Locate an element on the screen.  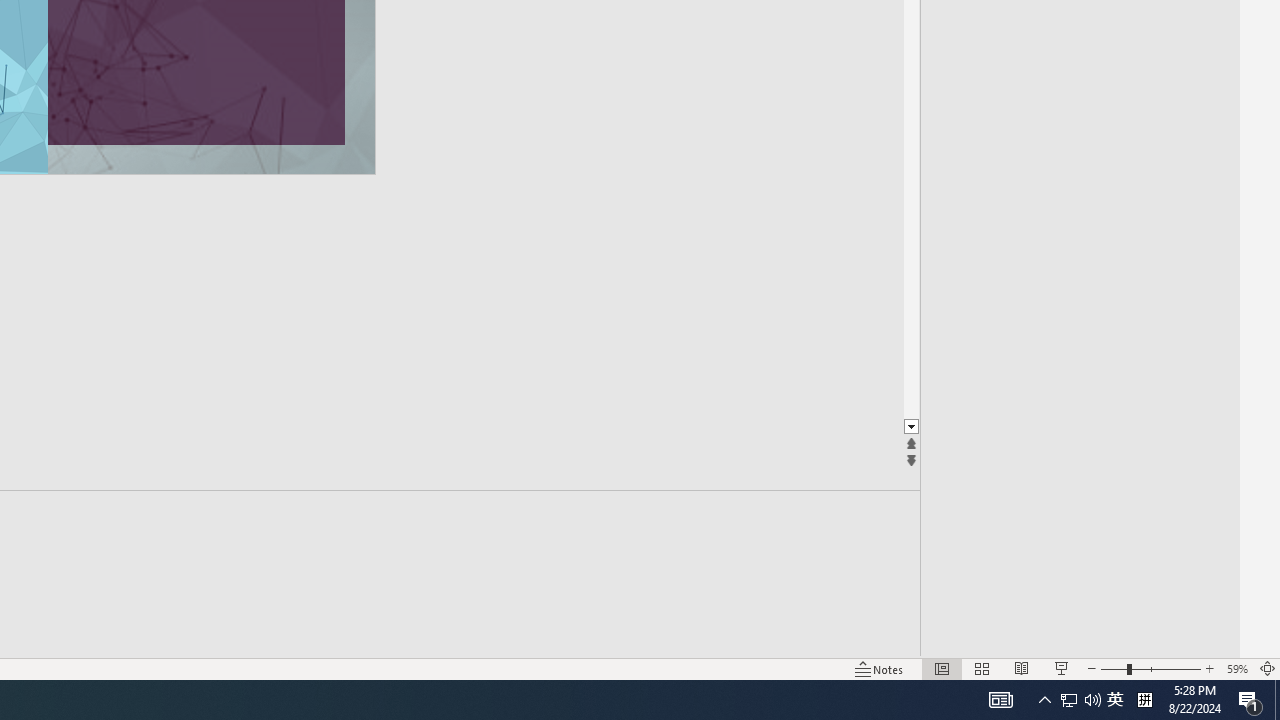
'Zoom 59%' is located at coordinates (1236, 669).